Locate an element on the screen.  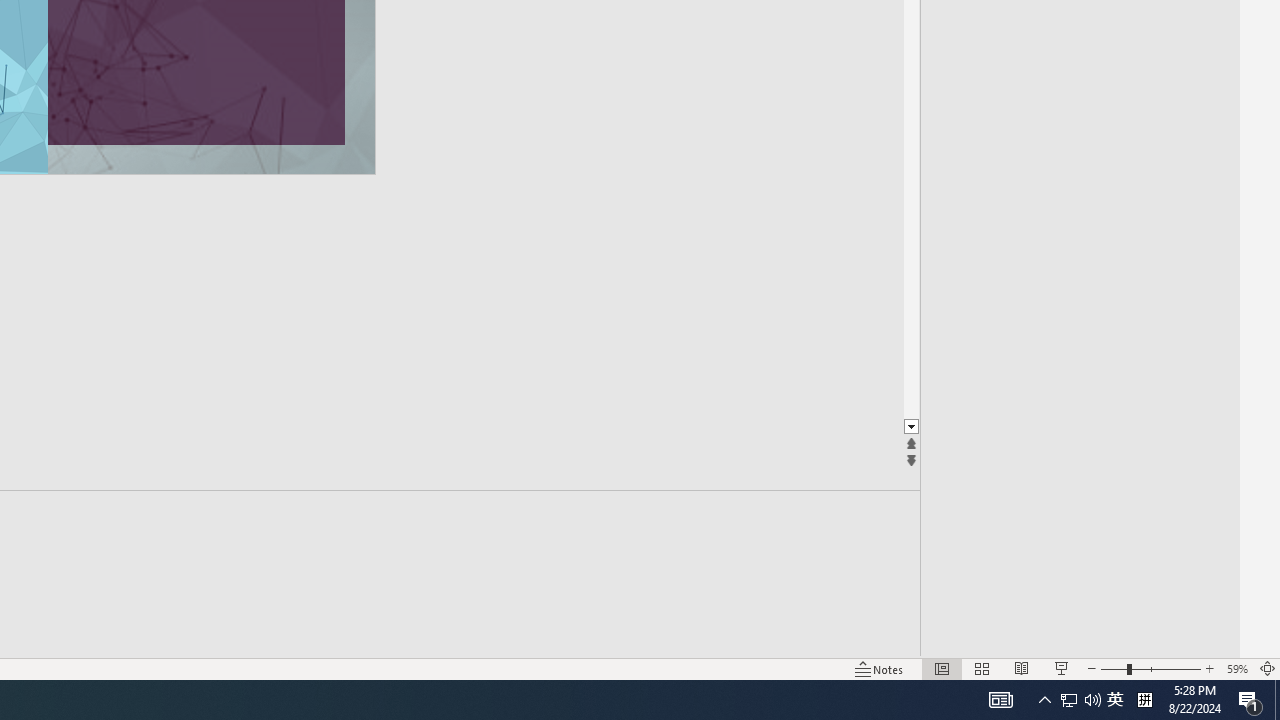
'Zoom 59%' is located at coordinates (1236, 669).